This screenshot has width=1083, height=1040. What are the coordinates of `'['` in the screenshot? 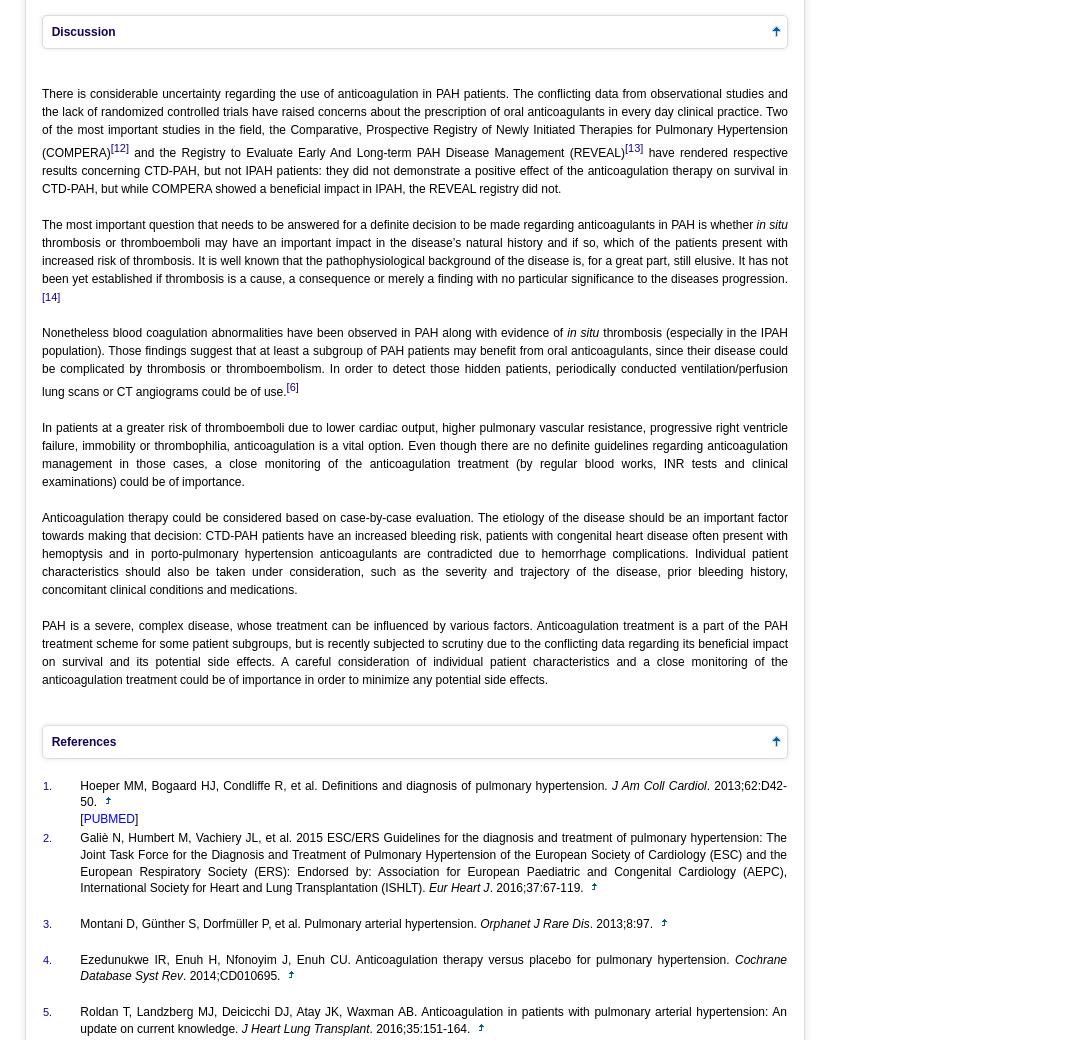 It's located at (80, 818).